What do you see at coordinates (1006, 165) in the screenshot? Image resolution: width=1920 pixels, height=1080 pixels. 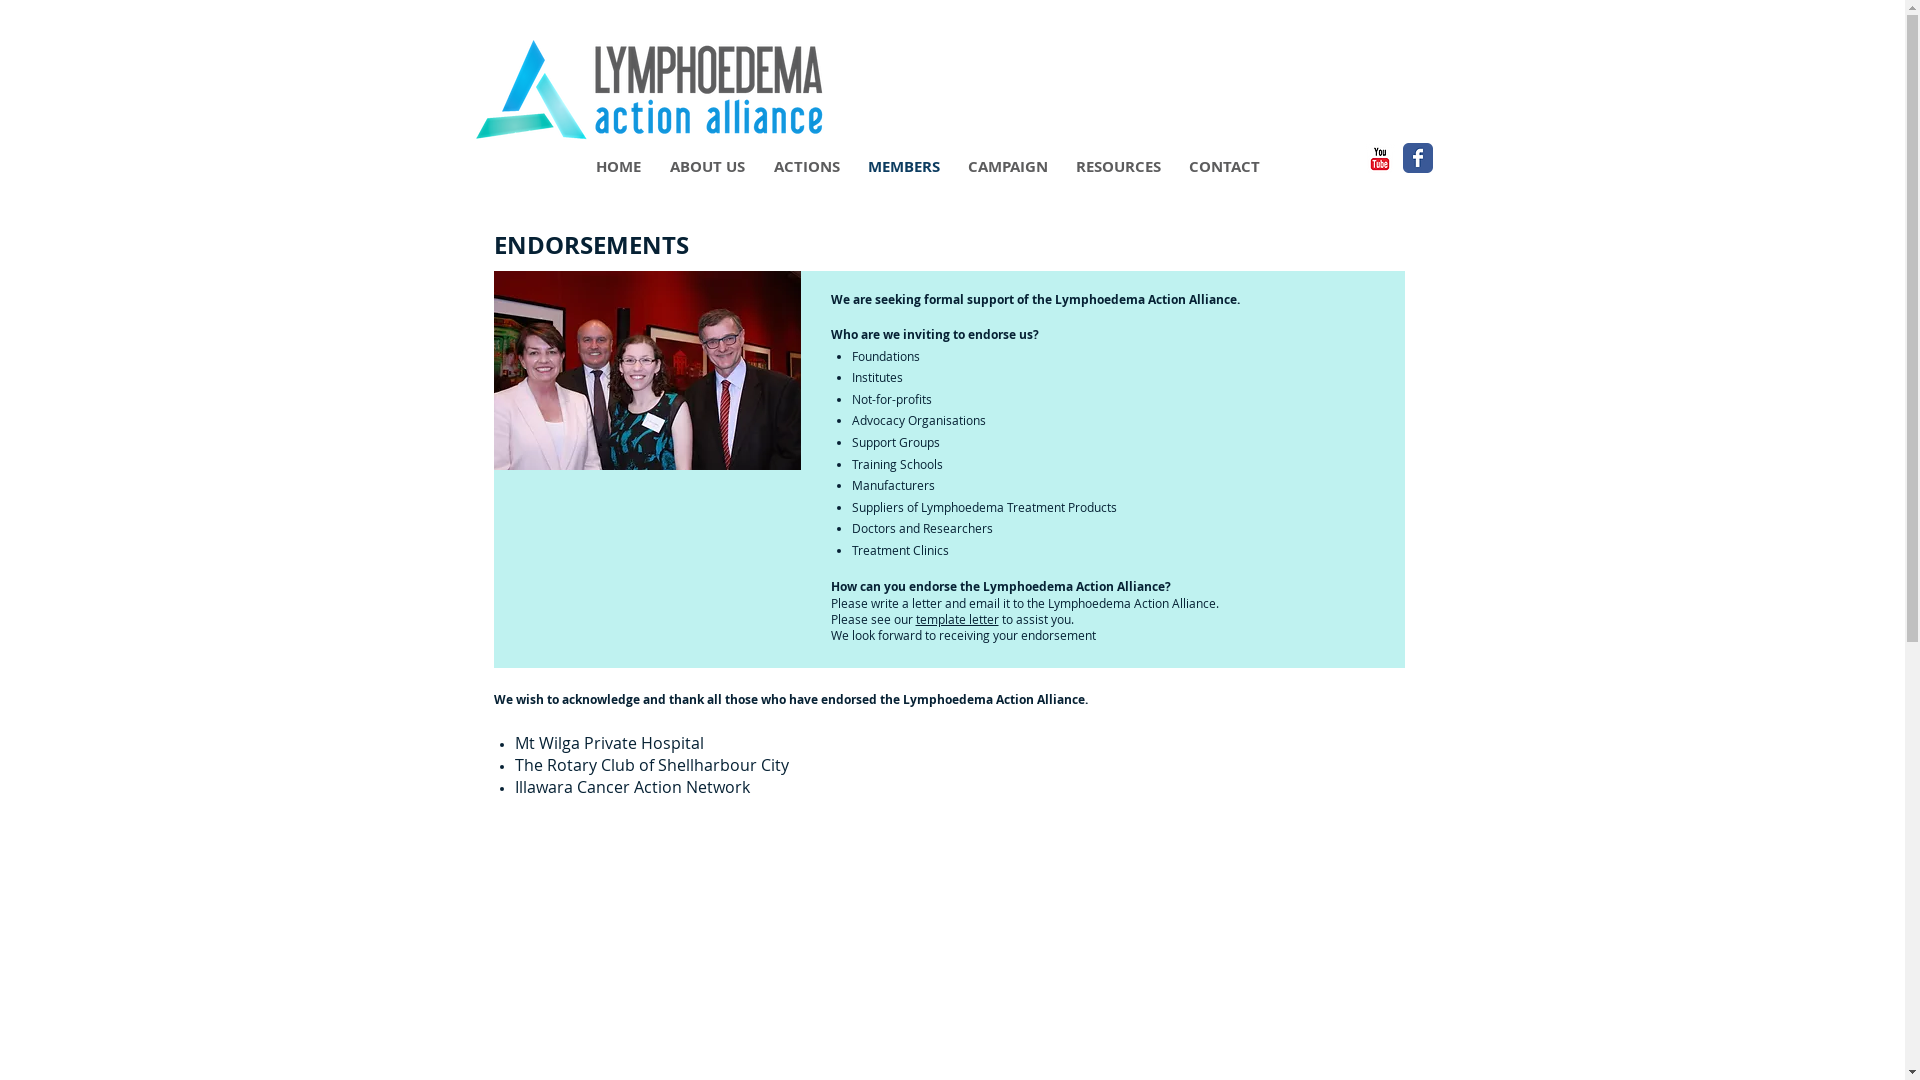 I see `'CAMPAIGN'` at bounding box center [1006, 165].